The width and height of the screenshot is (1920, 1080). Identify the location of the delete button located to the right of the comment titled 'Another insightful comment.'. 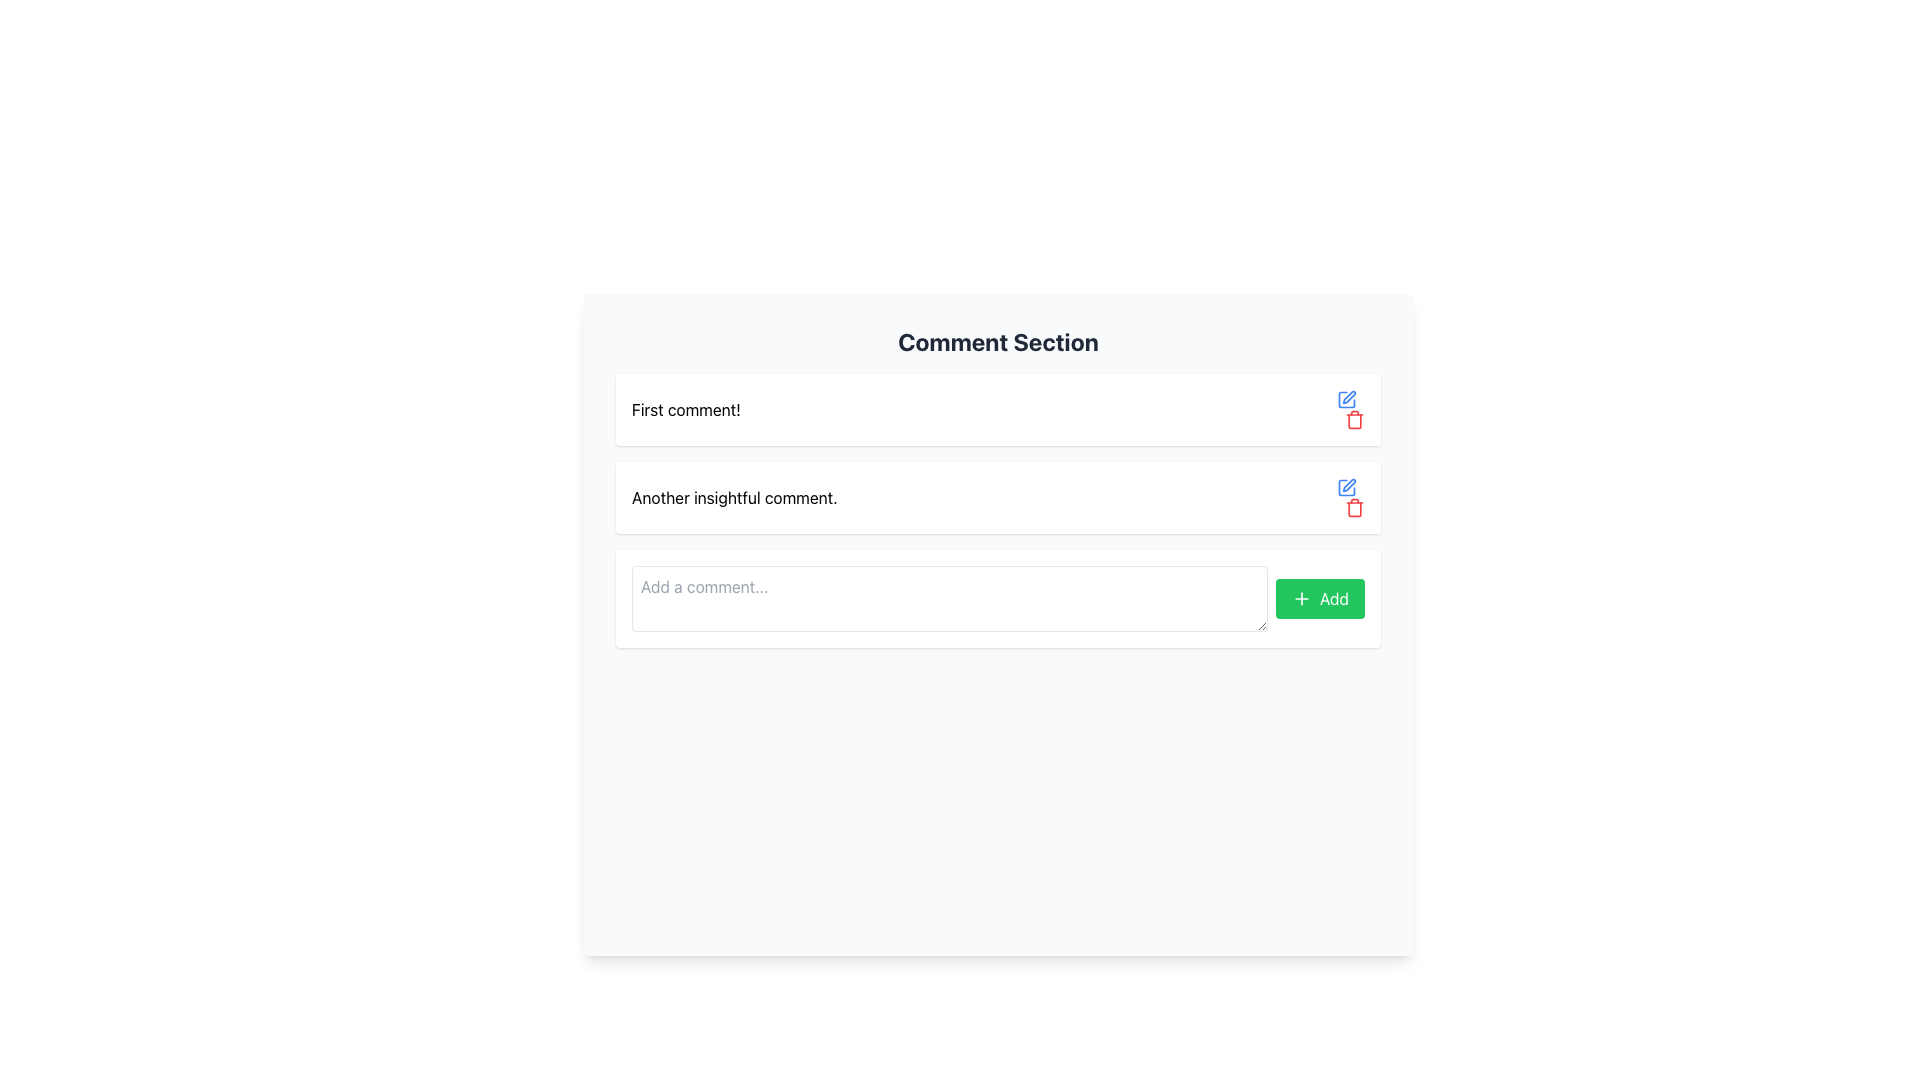
(1350, 496).